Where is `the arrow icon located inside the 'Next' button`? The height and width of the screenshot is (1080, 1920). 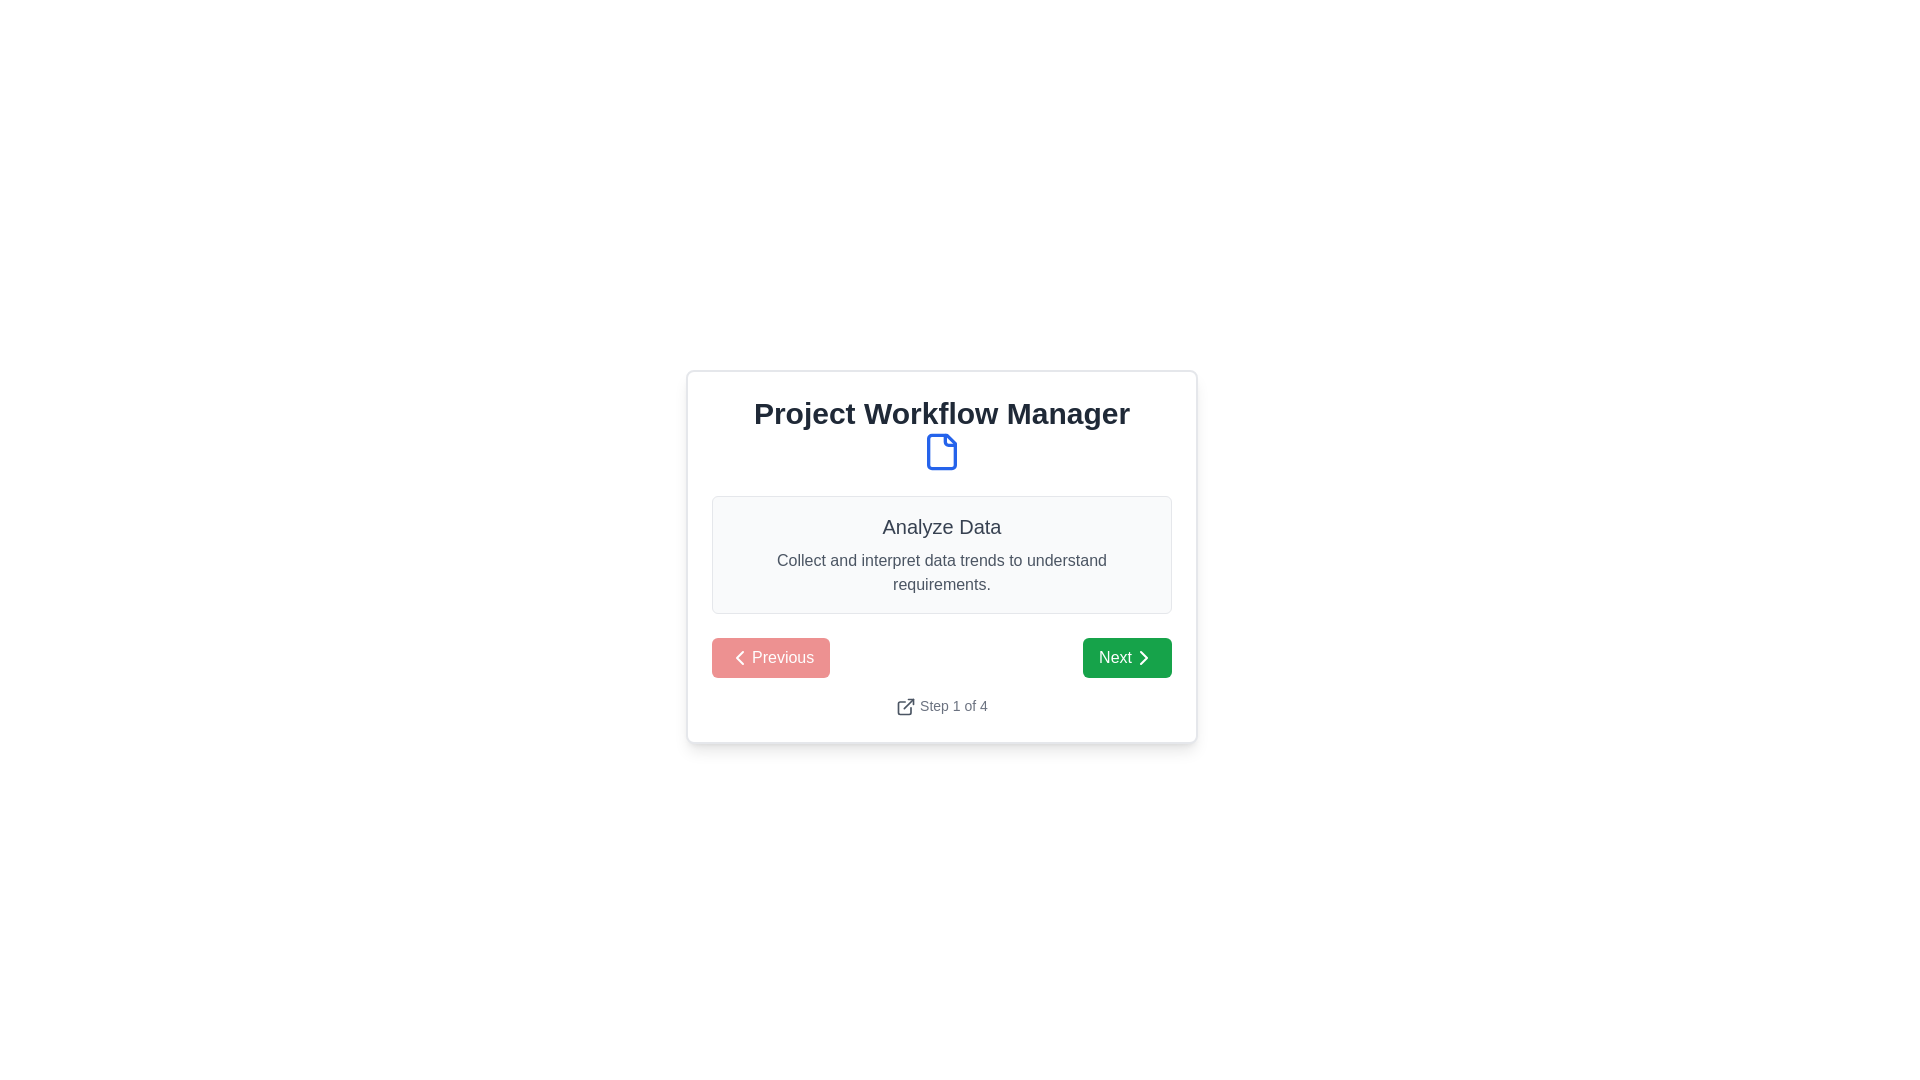
the arrow icon located inside the 'Next' button is located at coordinates (1143, 658).